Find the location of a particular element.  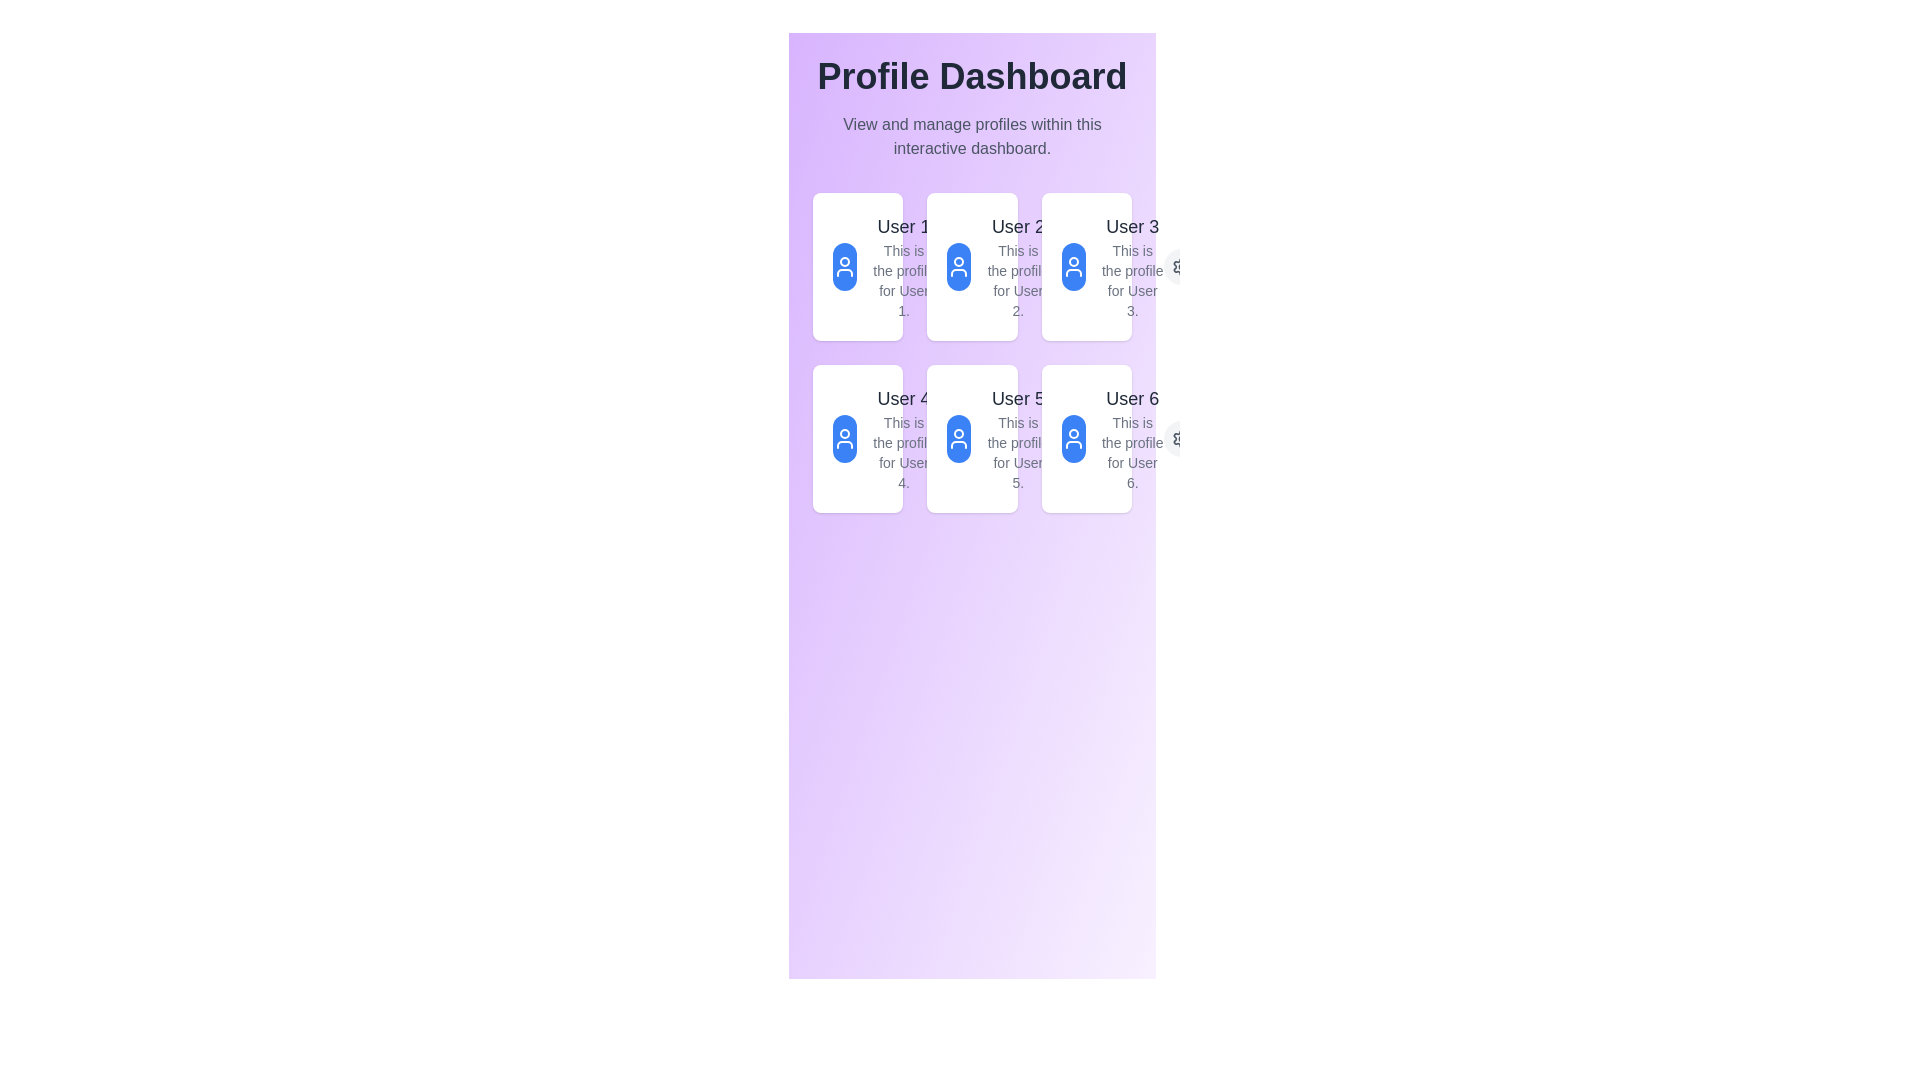

the Profile Card displaying User 5's information, which is the fifth card in a grid layout located in the second row and second column is located at coordinates (972, 438).